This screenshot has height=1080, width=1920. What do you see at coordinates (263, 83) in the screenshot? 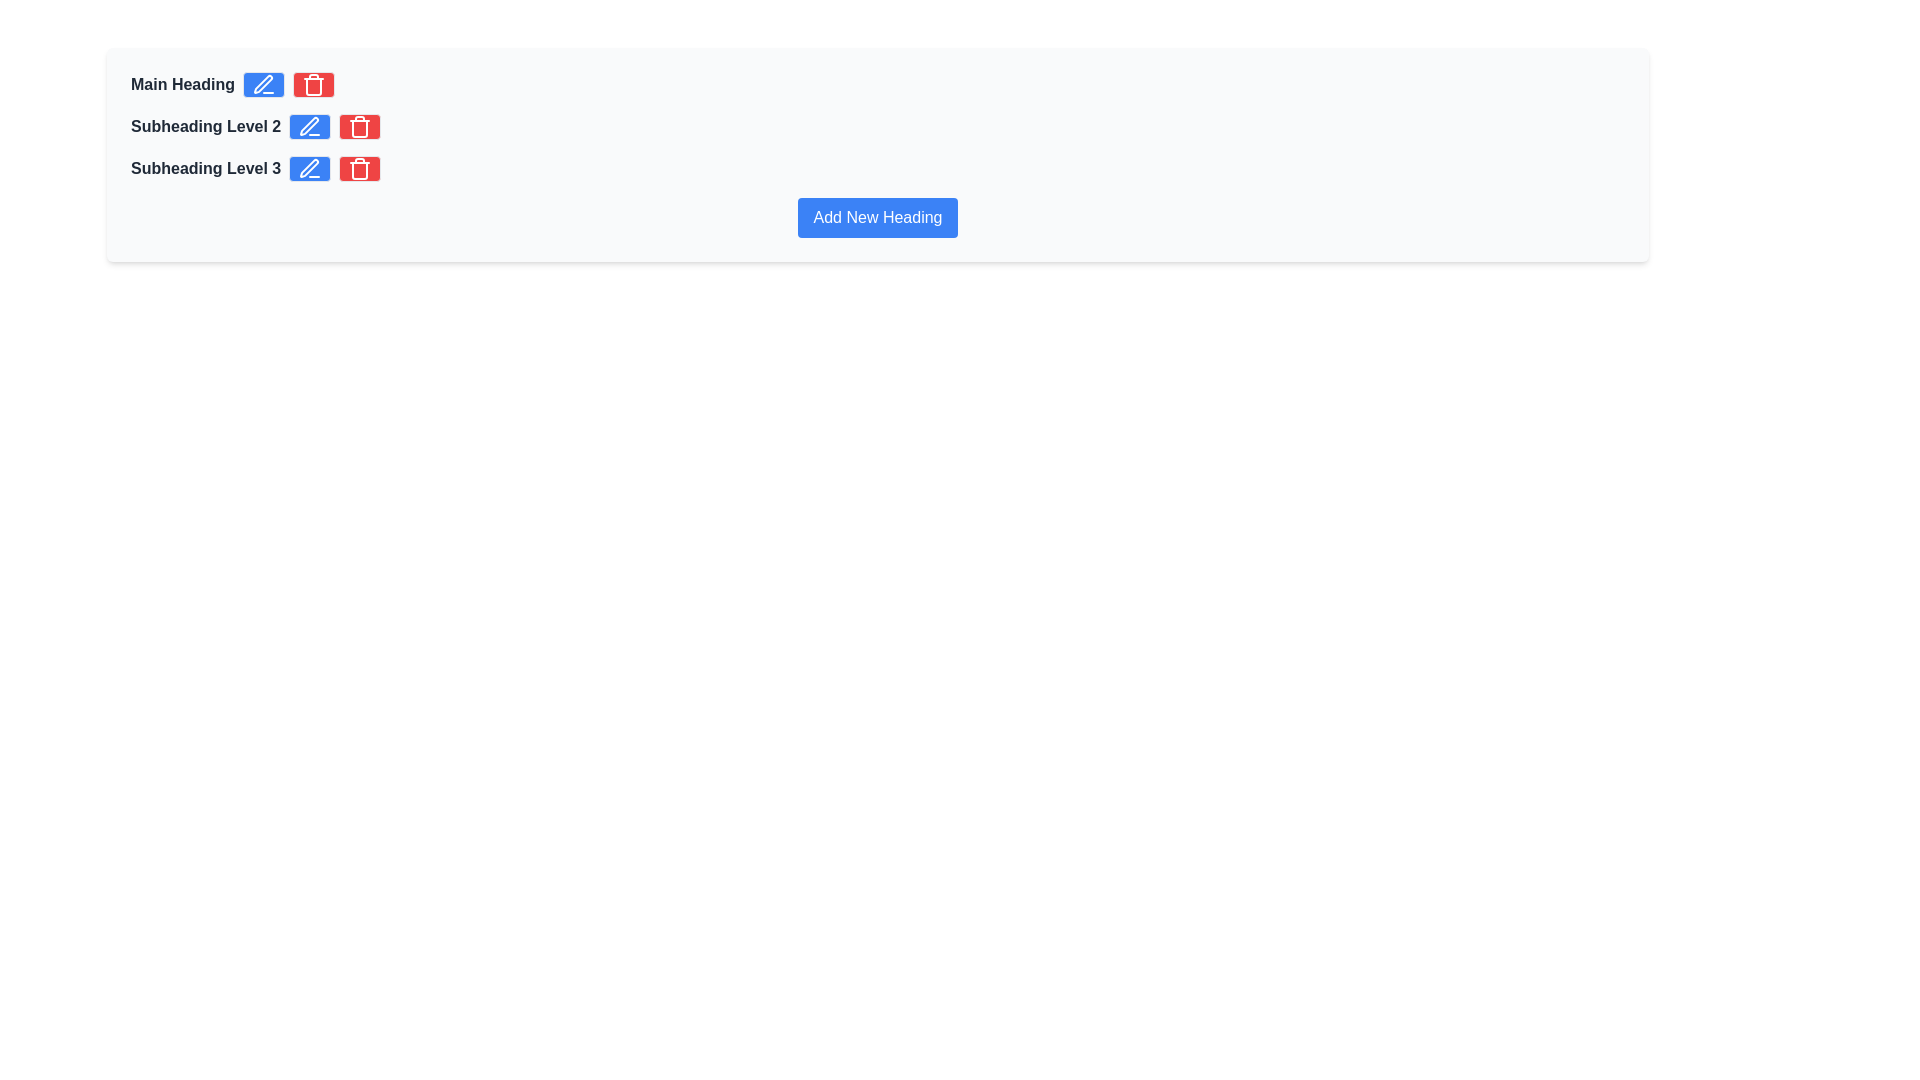
I see `the edit button for the 'Main Heading'` at bounding box center [263, 83].